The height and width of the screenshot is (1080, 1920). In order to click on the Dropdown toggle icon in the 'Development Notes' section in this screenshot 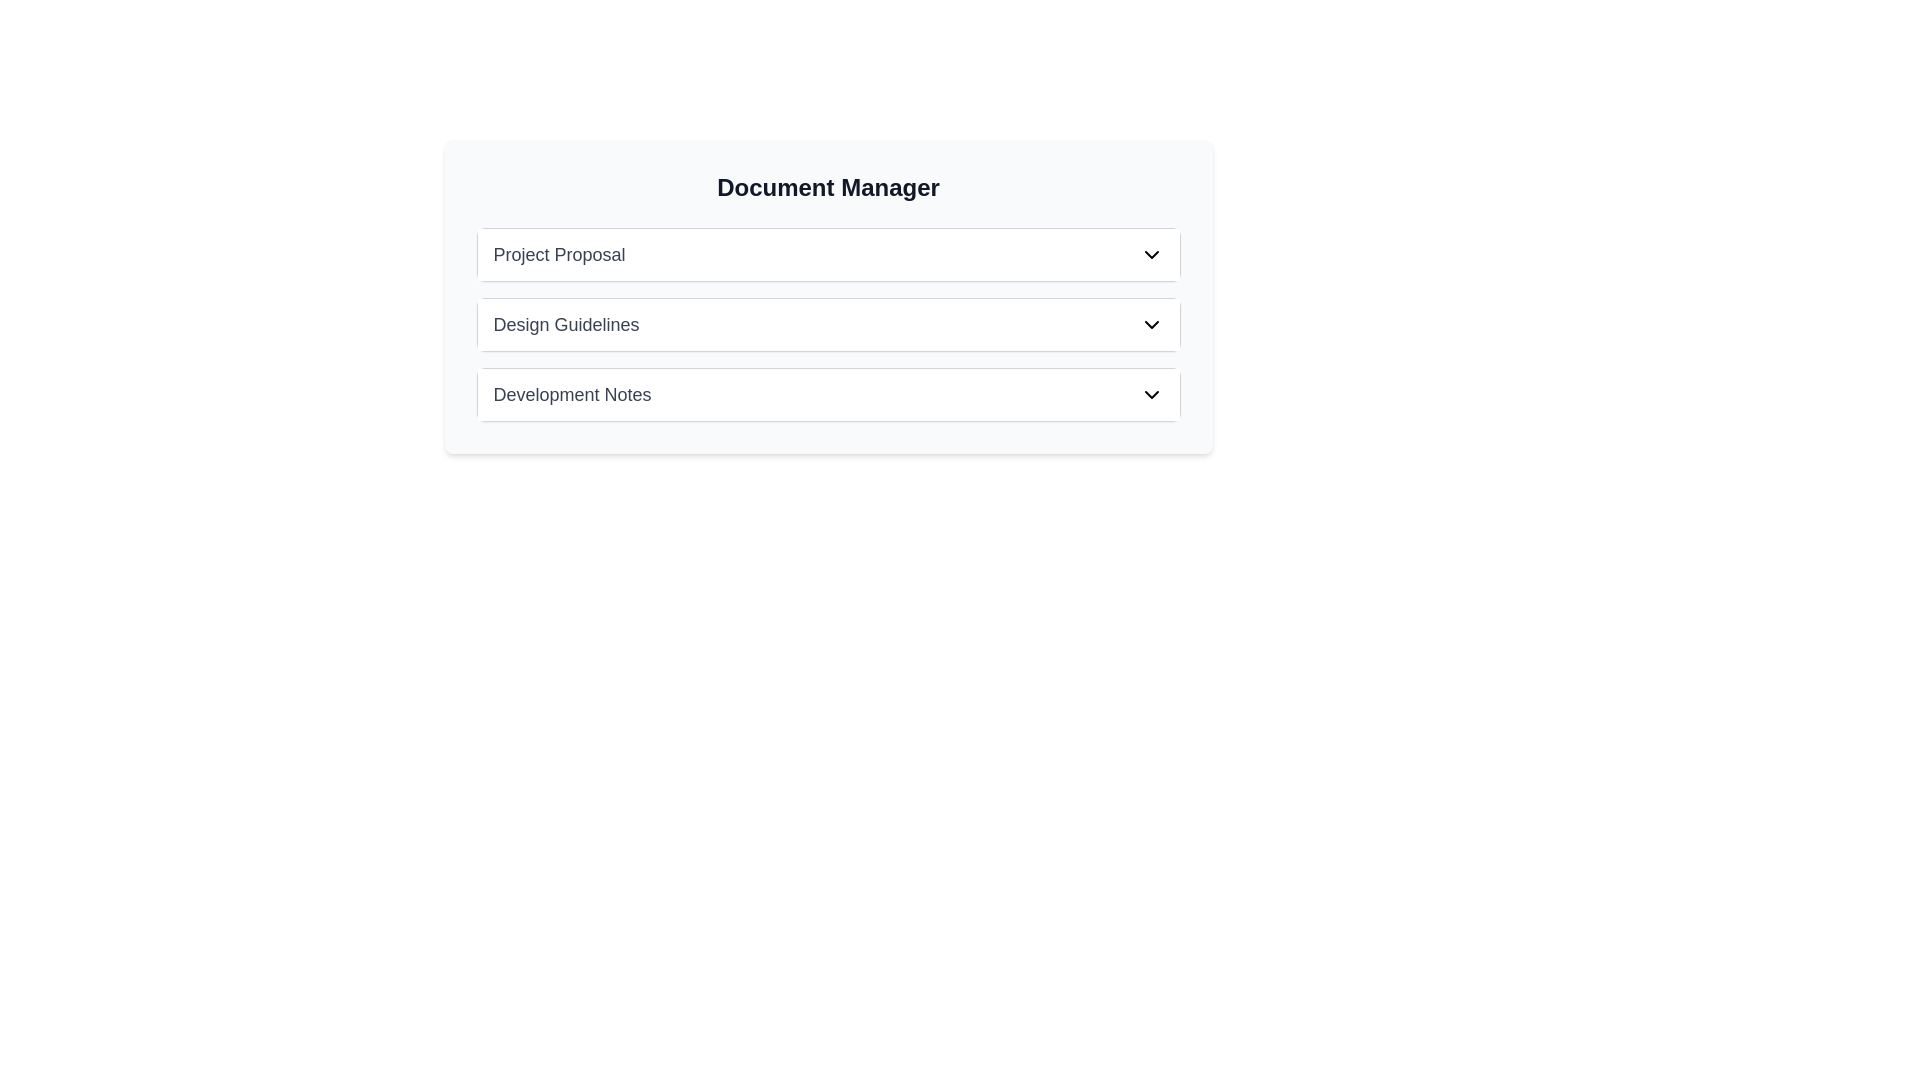, I will do `click(1151, 394)`.